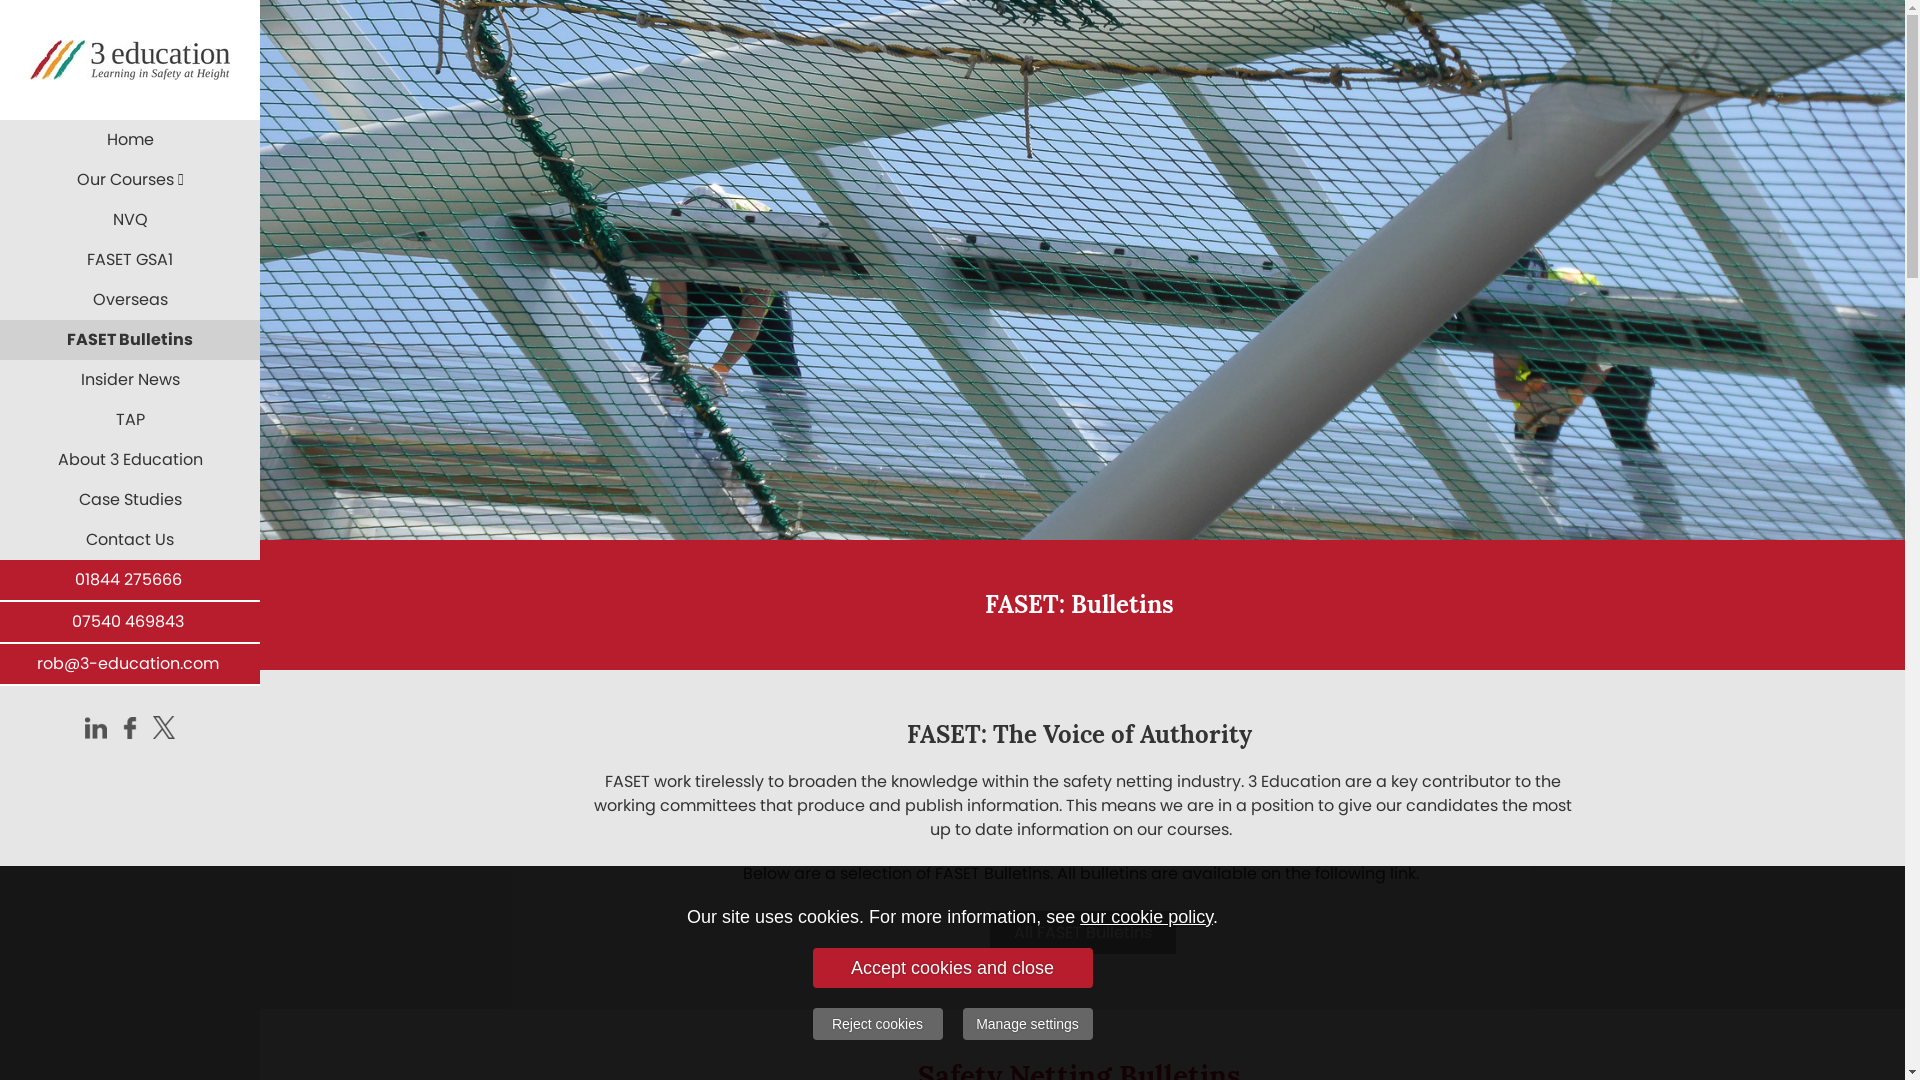 The height and width of the screenshot is (1080, 1920). What do you see at coordinates (1027, 1023) in the screenshot?
I see `'Manage settings'` at bounding box center [1027, 1023].